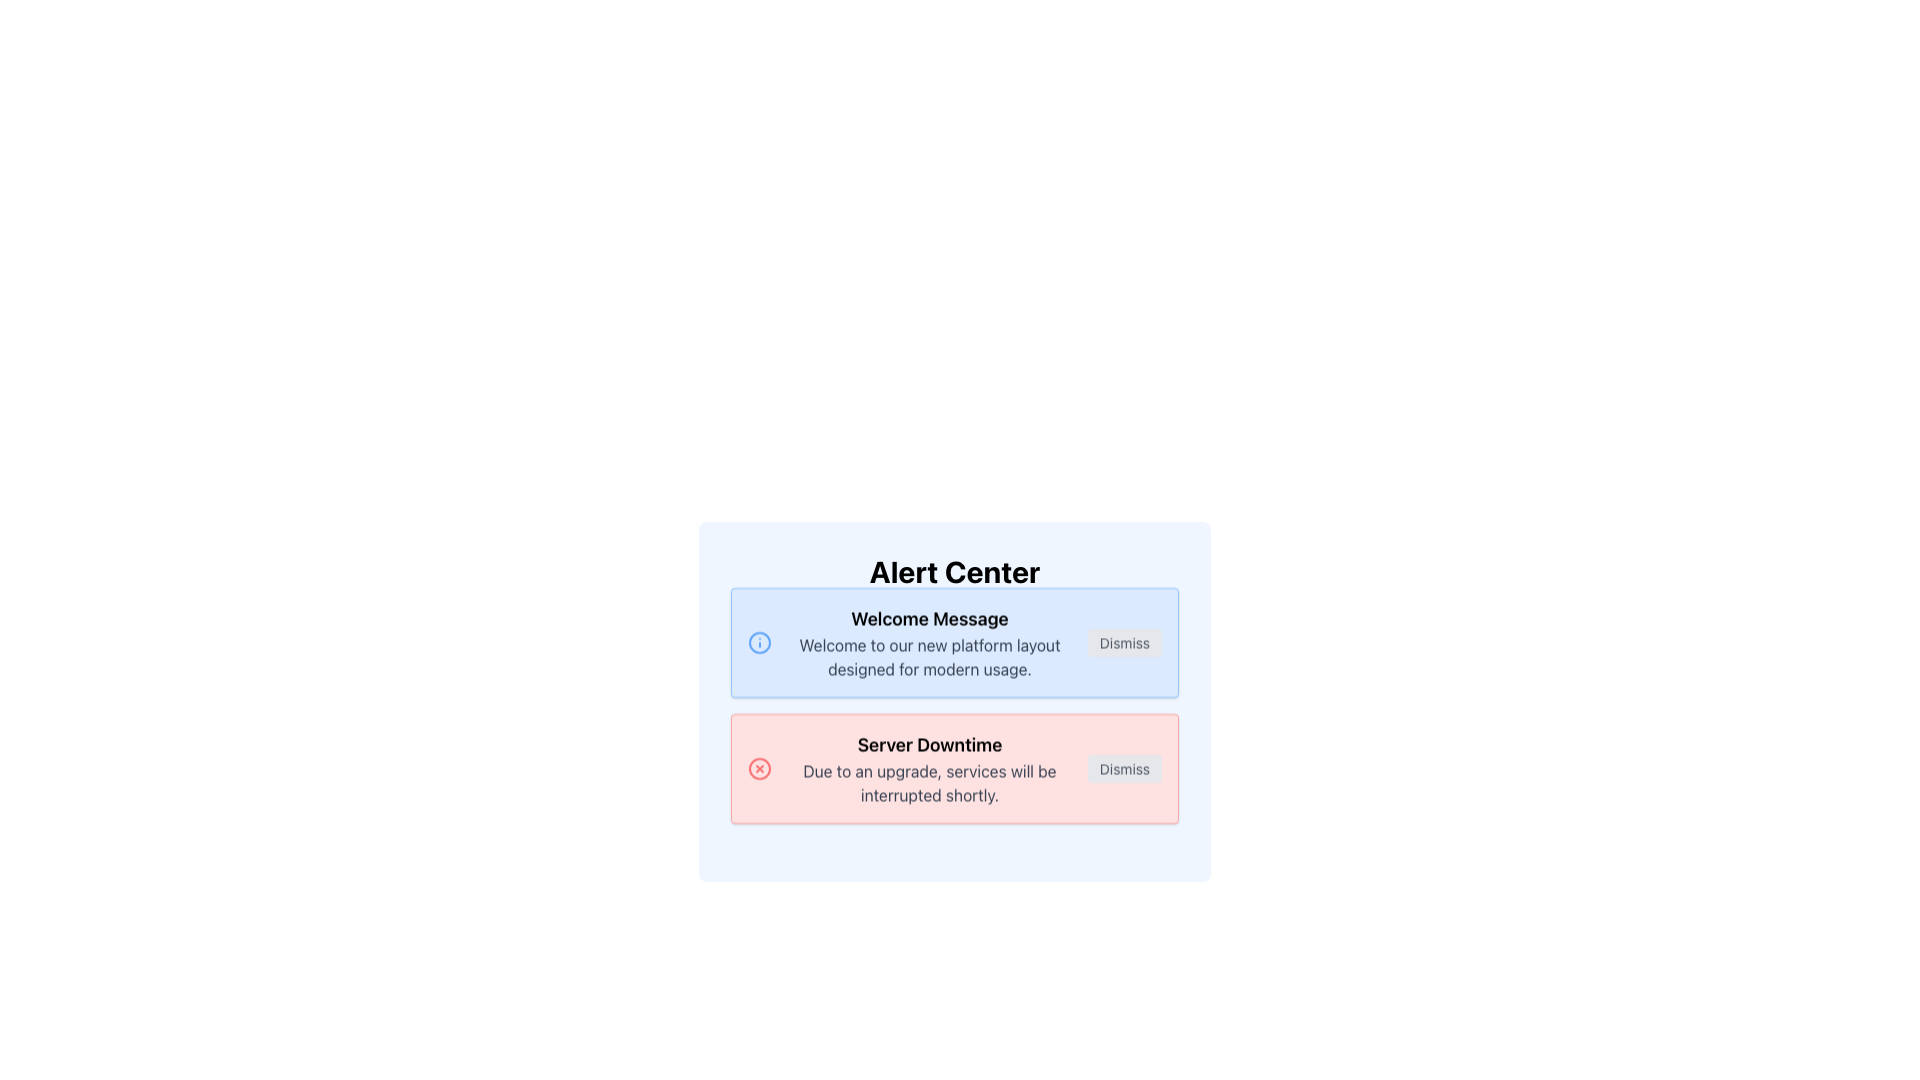 The image size is (1920, 1080). Describe the element at coordinates (1124, 660) in the screenshot. I see `the 'Dismiss' button located at the far right of the 'Welcome Message' panel to change its background color` at that location.